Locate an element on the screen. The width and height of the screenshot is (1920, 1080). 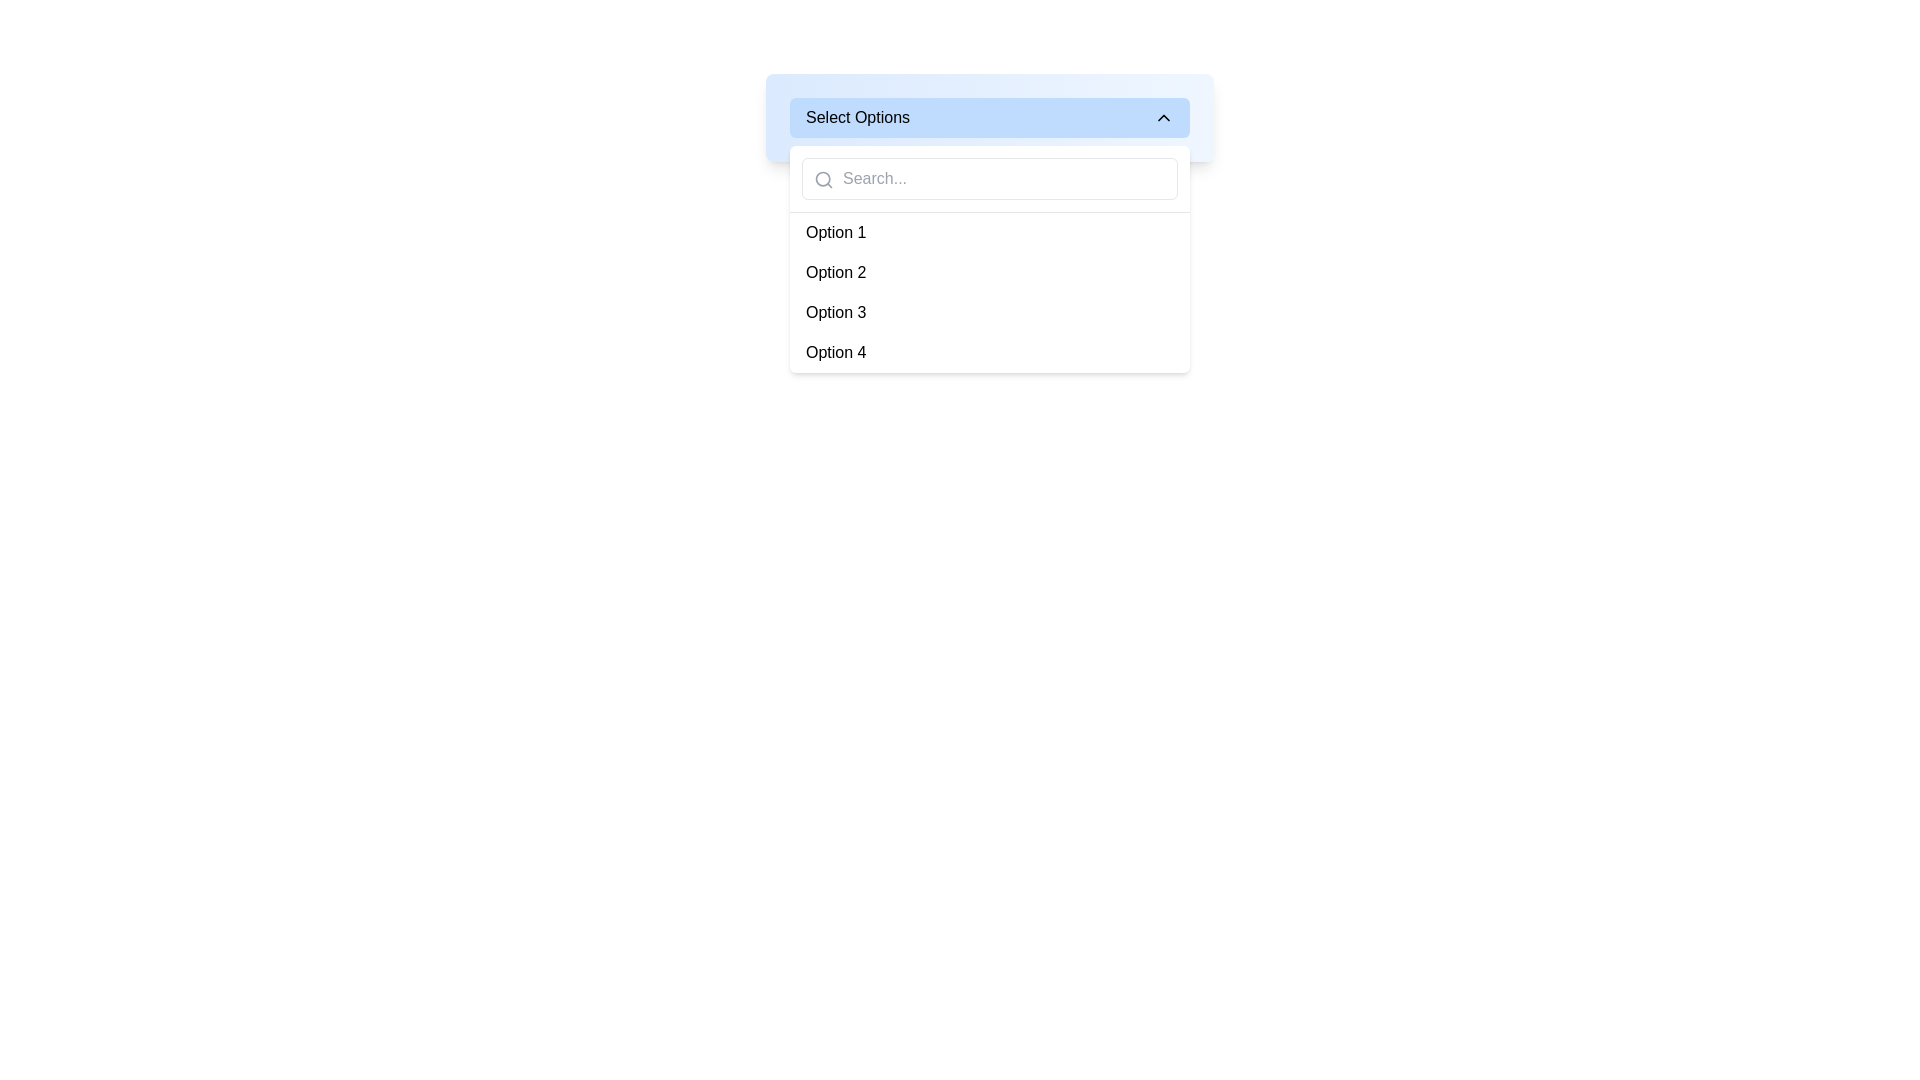
the list item displaying 'Option 3' in the dropdown menu is located at coordinates (989, 312).